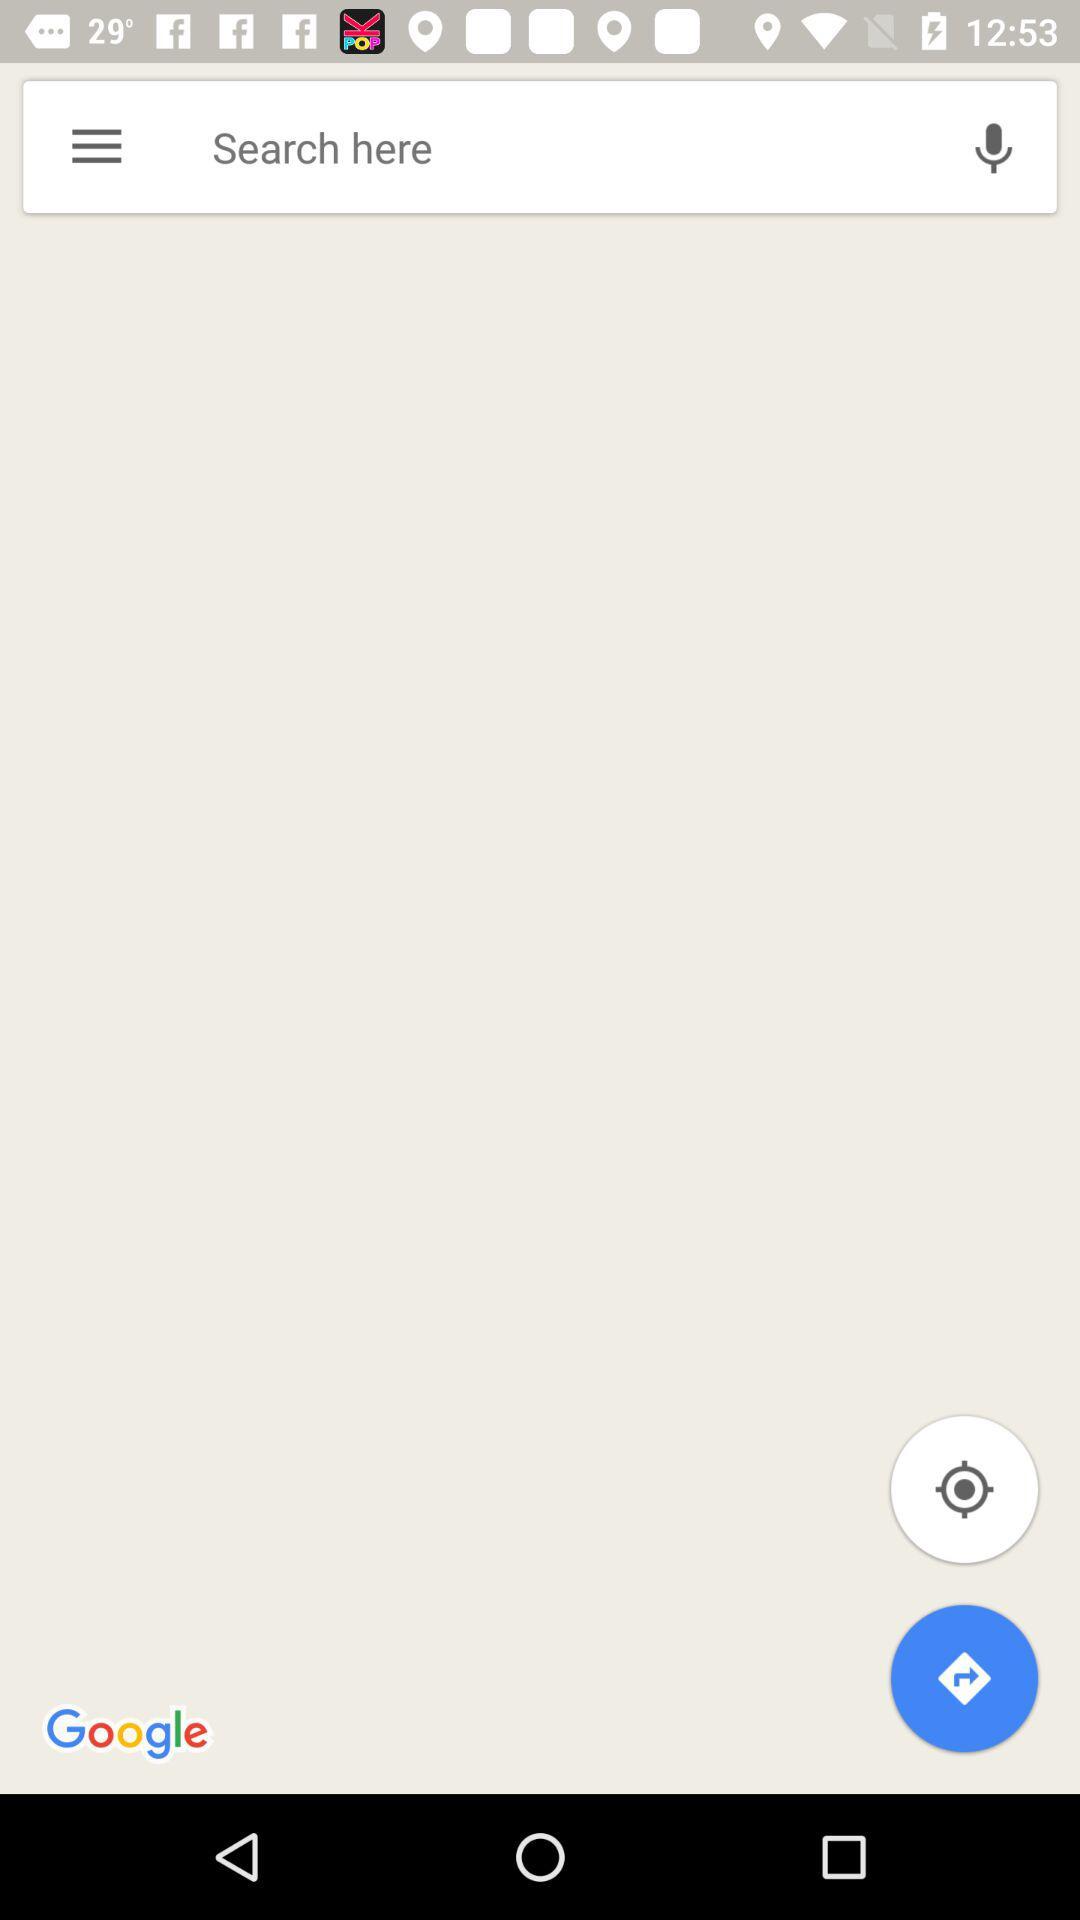 This screenshot has width=1080, height=1920. What do you see at coordinates (993, 146) in the screenshot?
I see `icon at the top right corner` at bounding box center [993, 146].